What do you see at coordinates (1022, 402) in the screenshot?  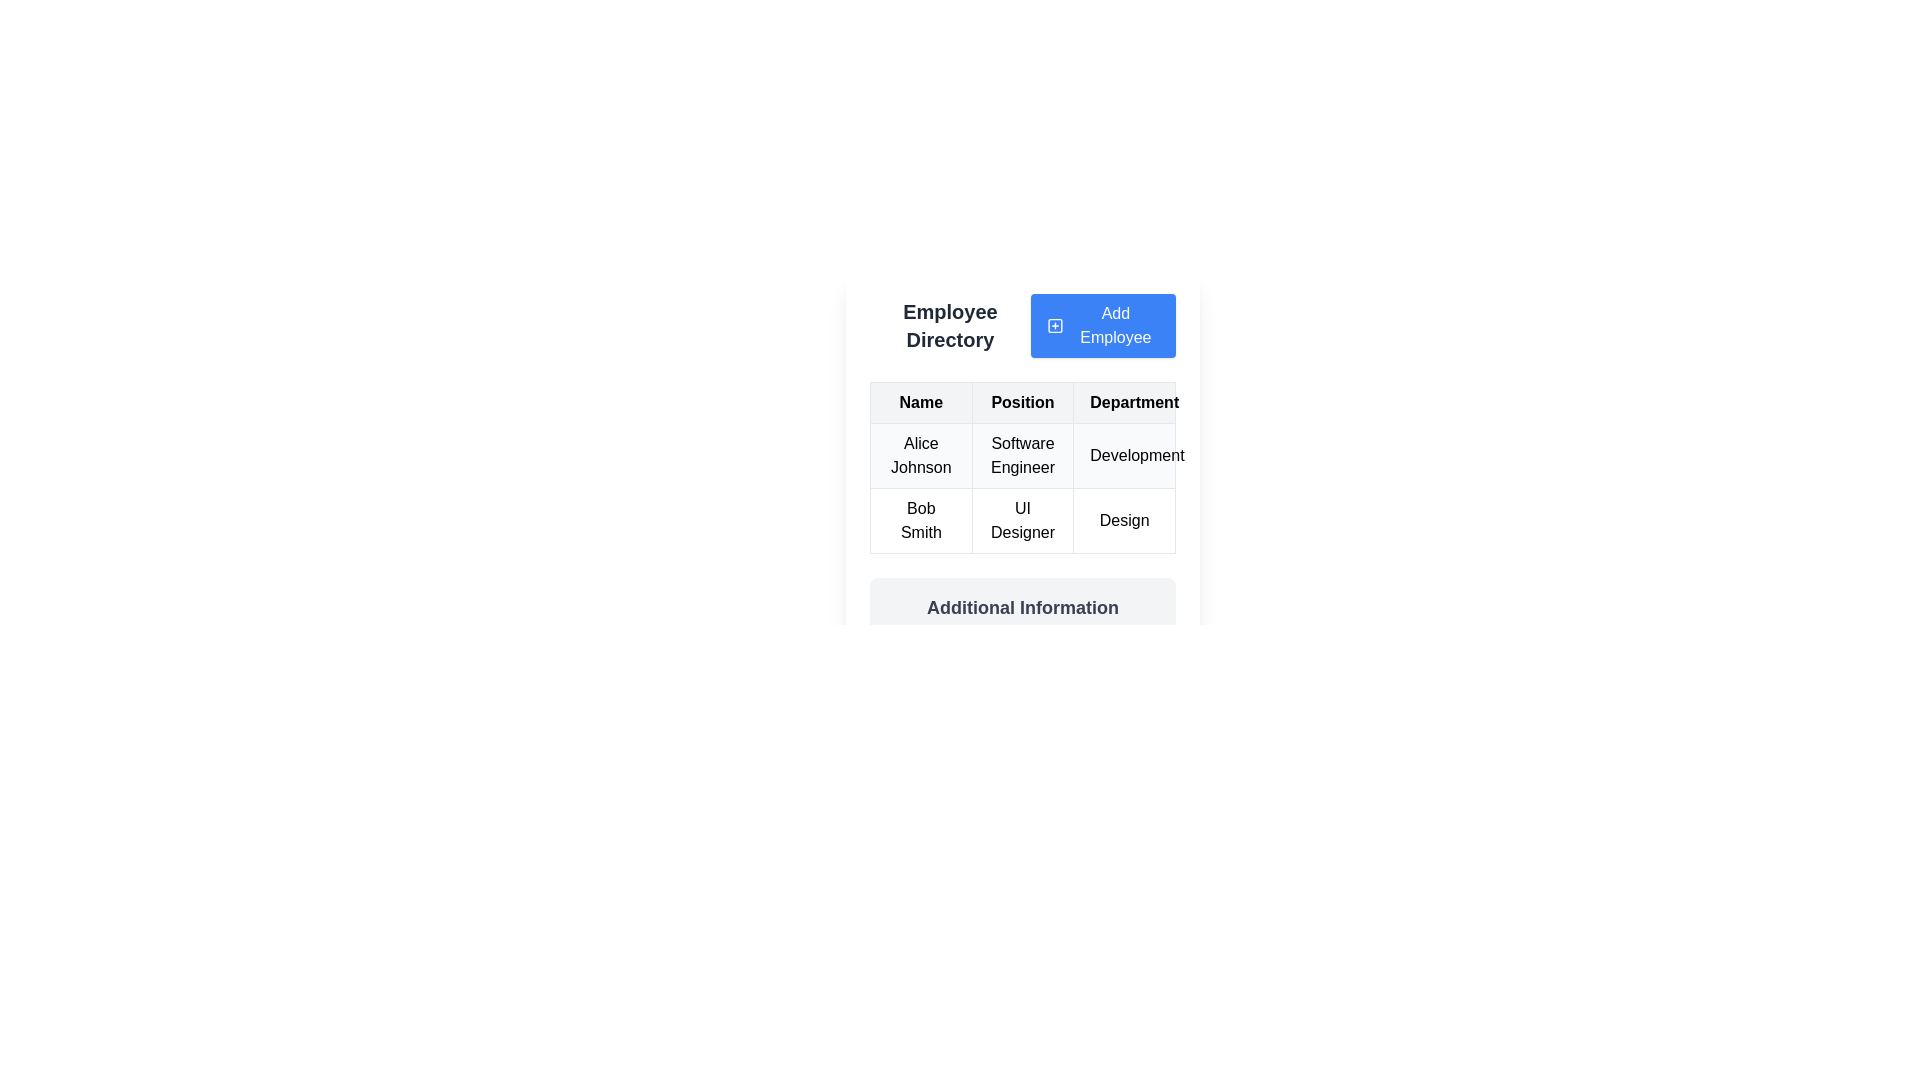 I see `the Table Header Cell indicating the position of individuals, which is located in the middle column of a three-column table header, flanked by 'Name' and 'Department'` at bounding box center [1022, 402].